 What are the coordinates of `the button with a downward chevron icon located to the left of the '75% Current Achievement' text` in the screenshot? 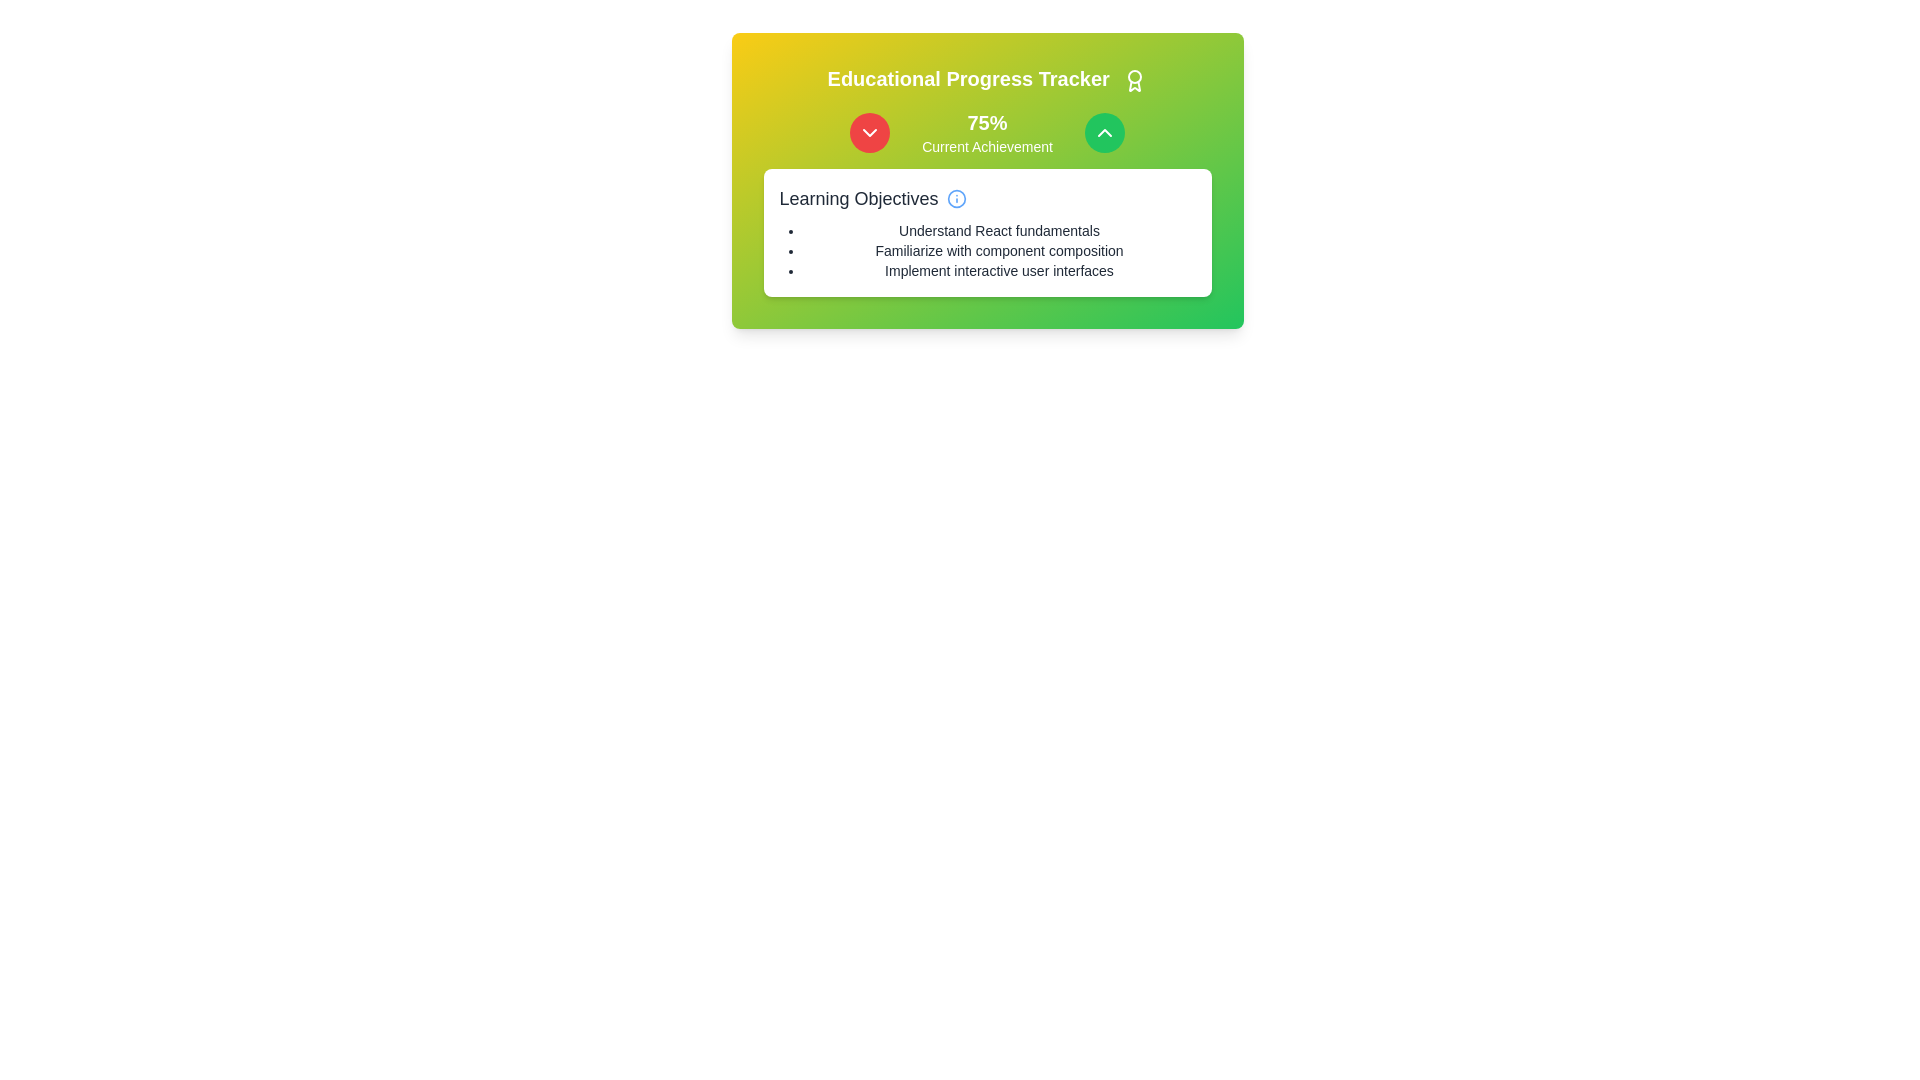 It's located at (870, 132).